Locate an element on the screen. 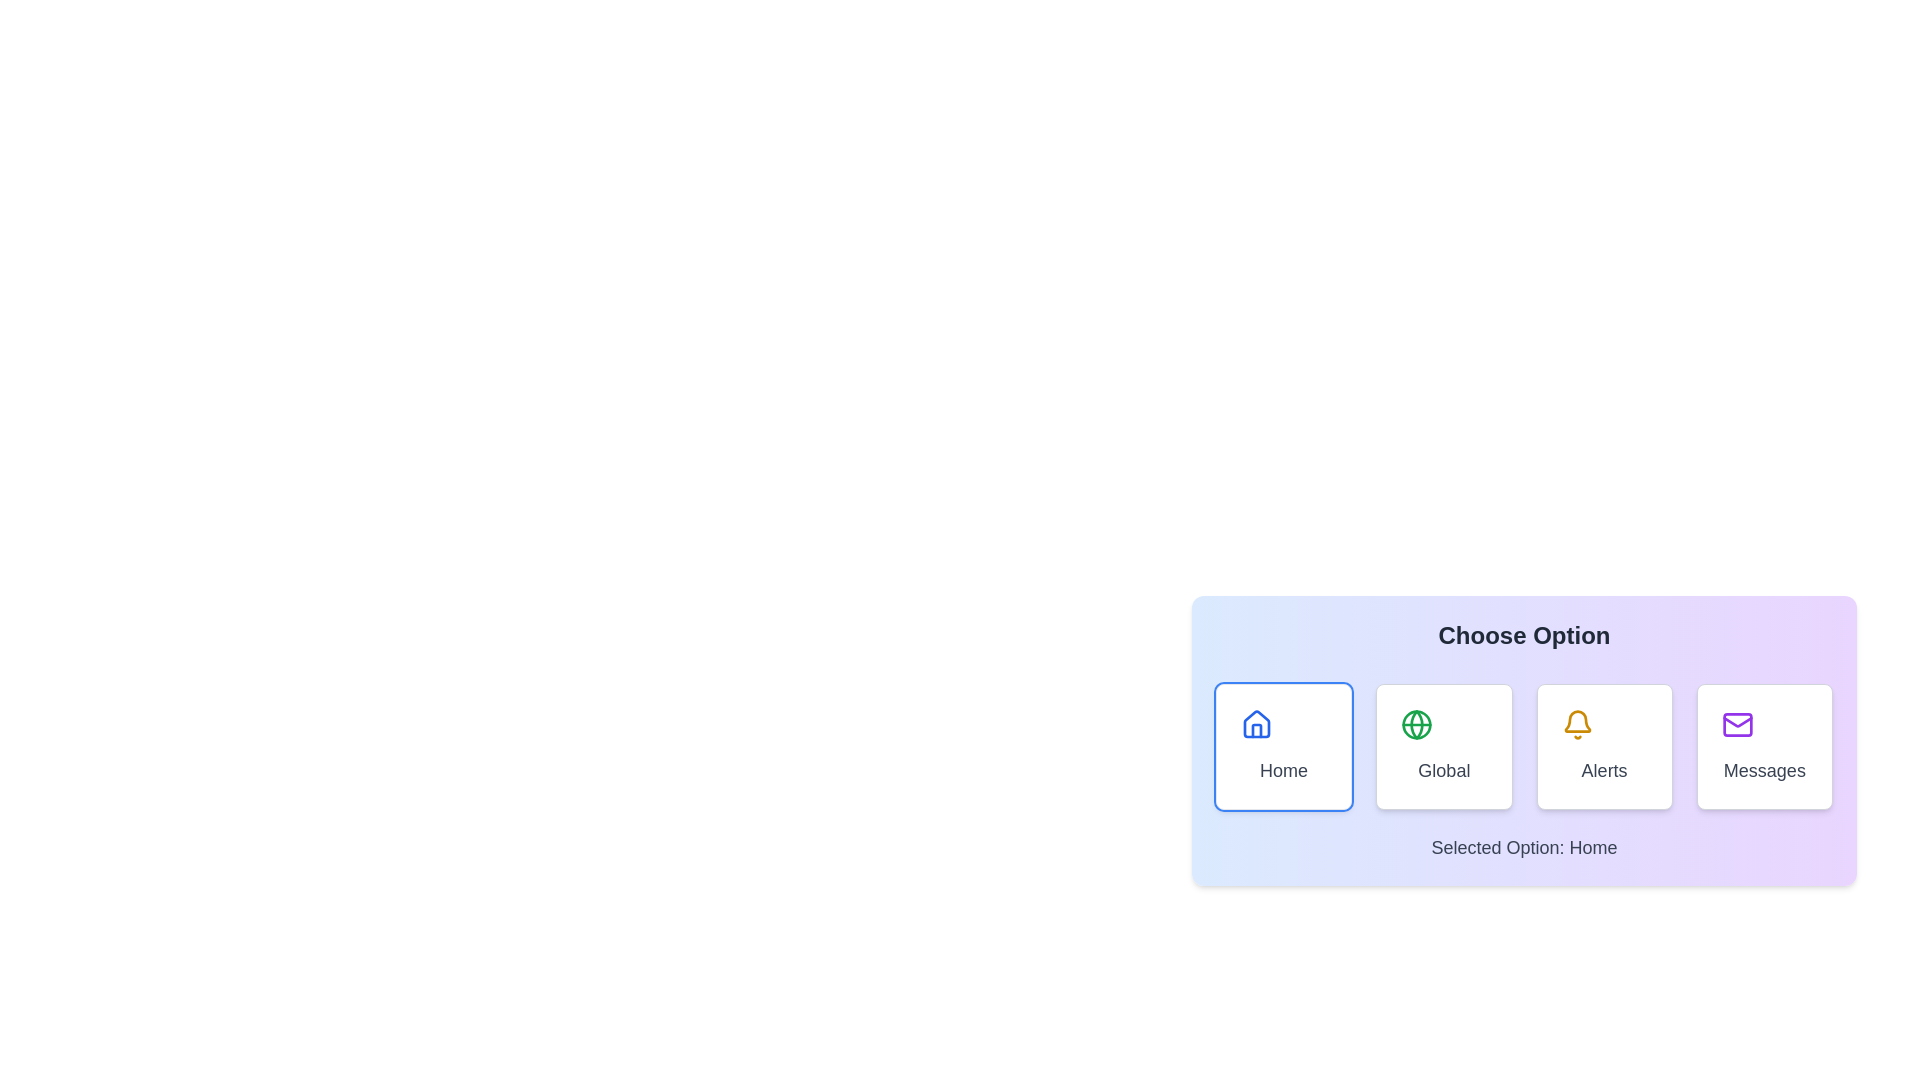 The height and width of the screenshot is (1080, 1920). door element depicted within the house icon, located at the bottom-center of the icon on the leftmost side of the horizontal array of icons is located at coordinates (1256, 731).